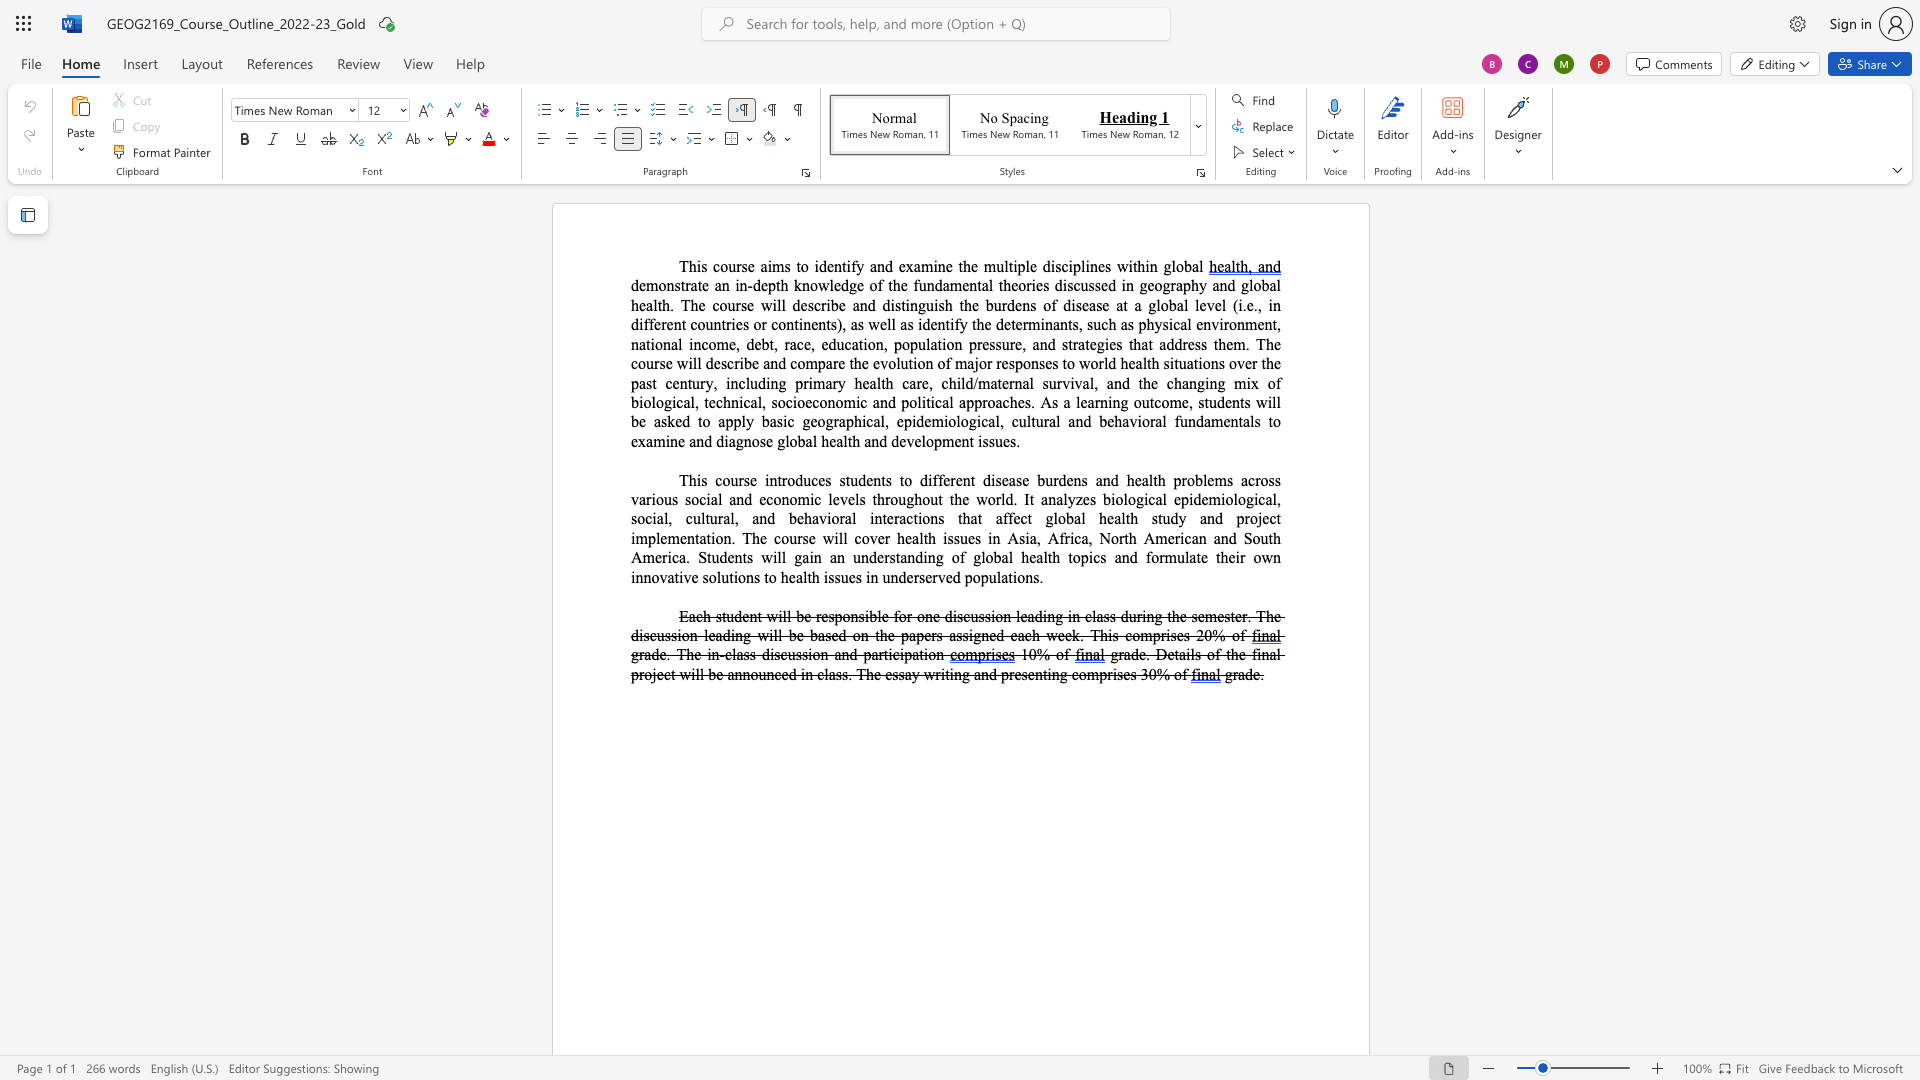 Image resolution: width=1920 pixels, height=1080 pixels. I want to click on the space between the continuous character "i" and "m" in the text, so click(773, 265).